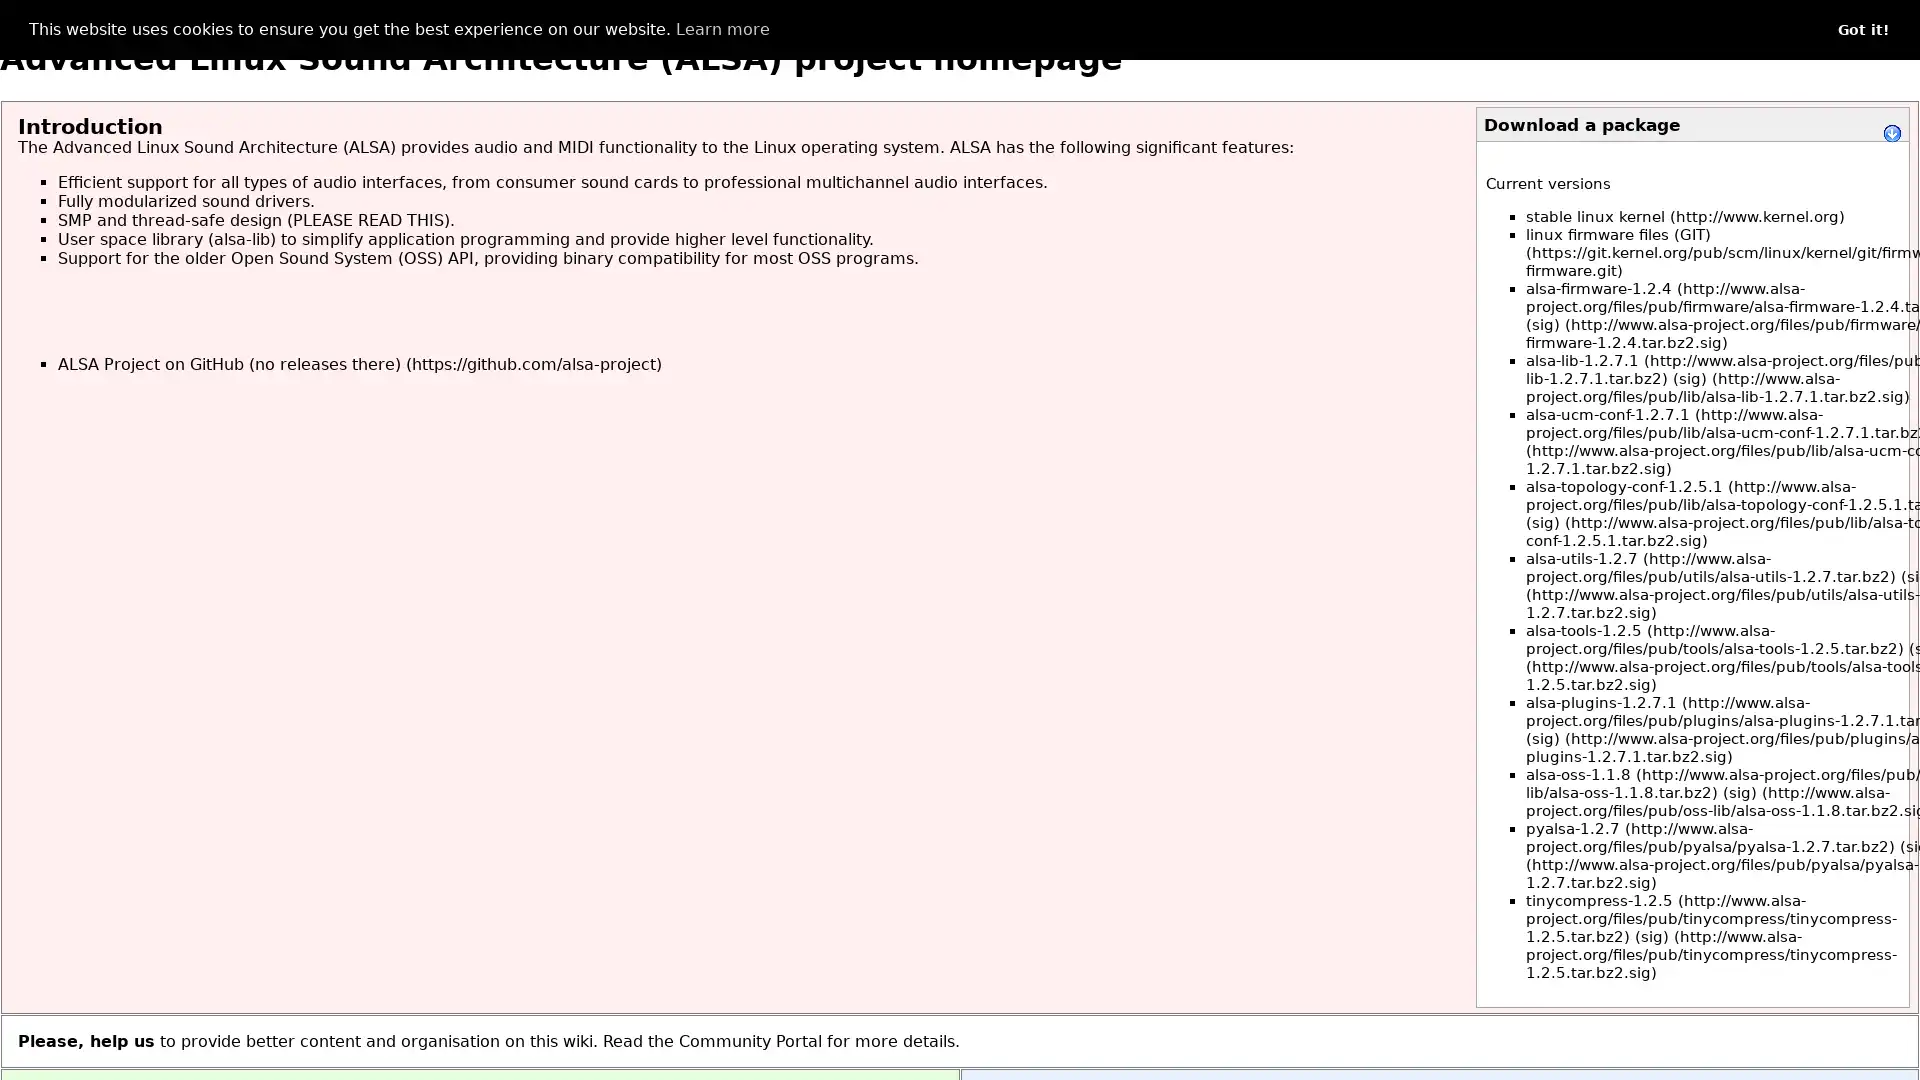 The image size is (1920, 1080). What do you see at coordinates (1862, 30) in the screenshot?
I see `dismiss cookie message` at bounding box center [1862, 30].